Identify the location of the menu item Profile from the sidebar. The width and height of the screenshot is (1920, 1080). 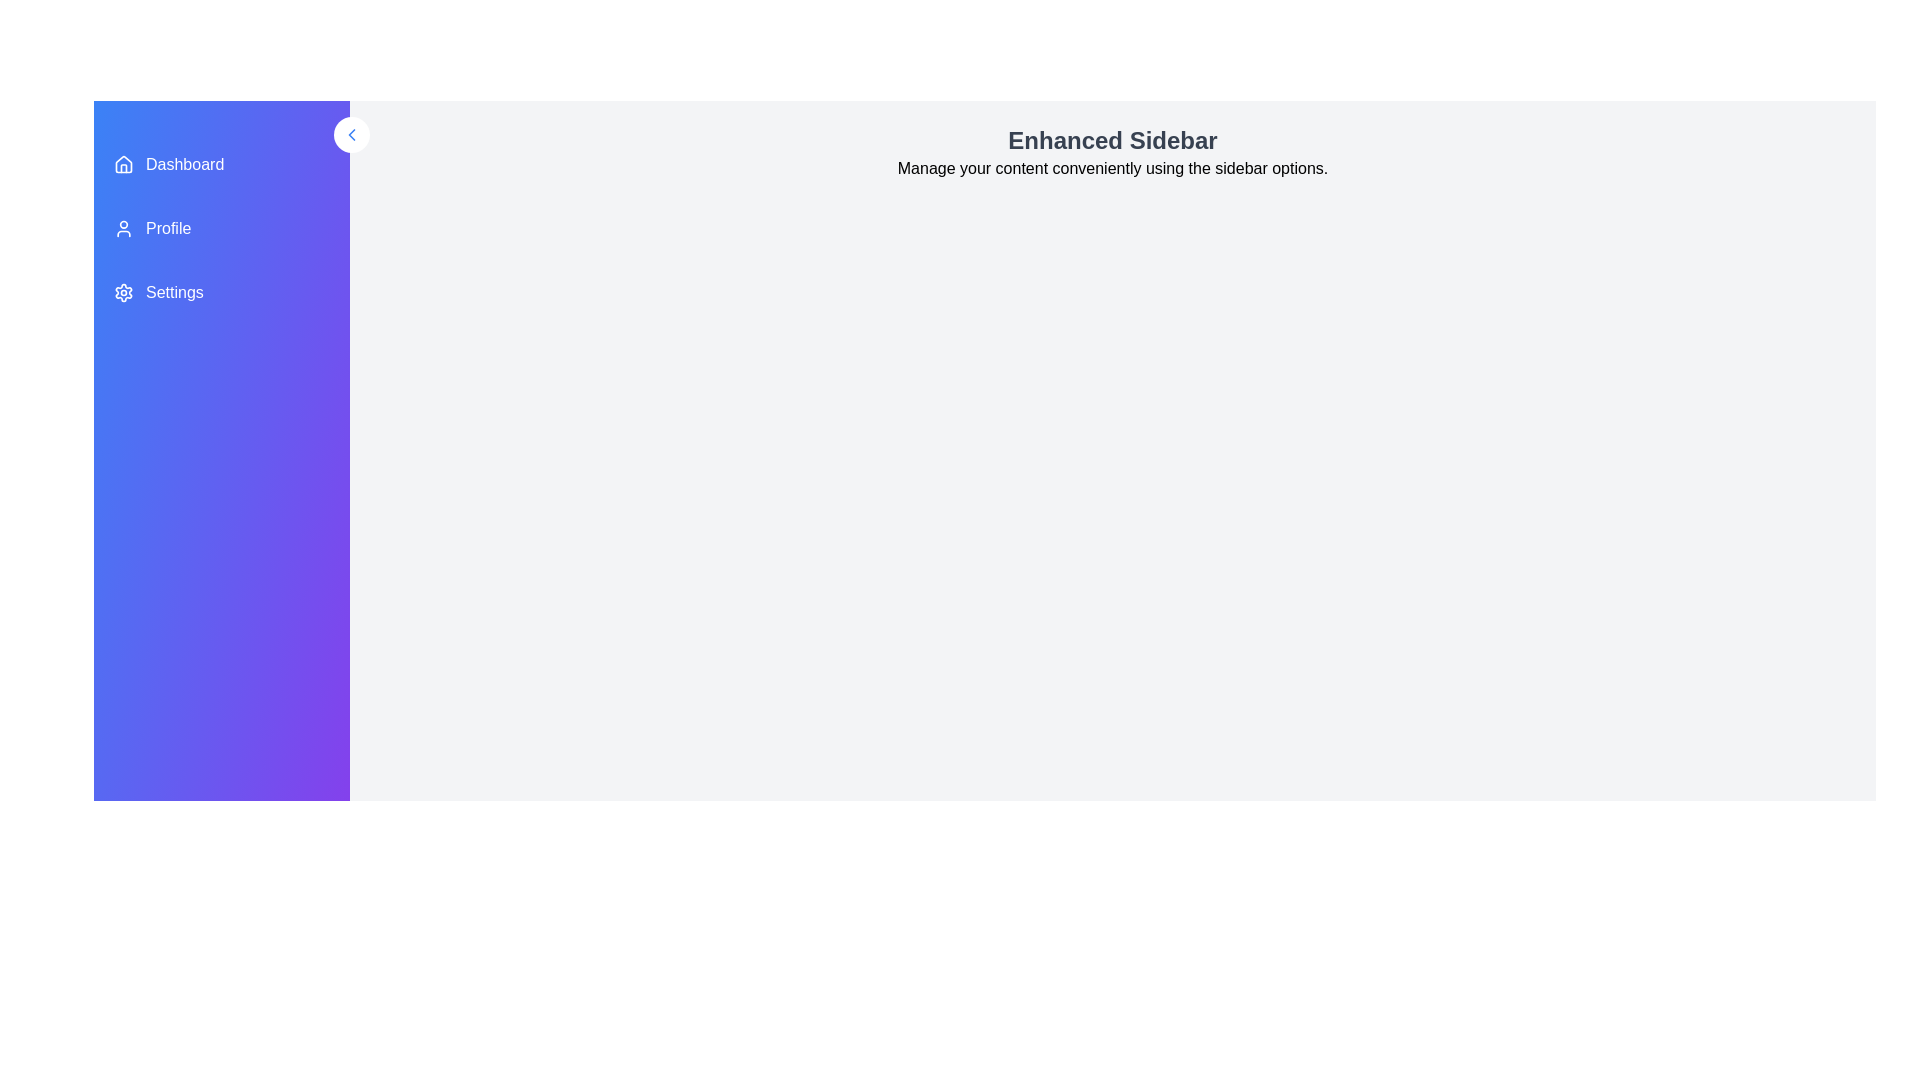
(221, 227).